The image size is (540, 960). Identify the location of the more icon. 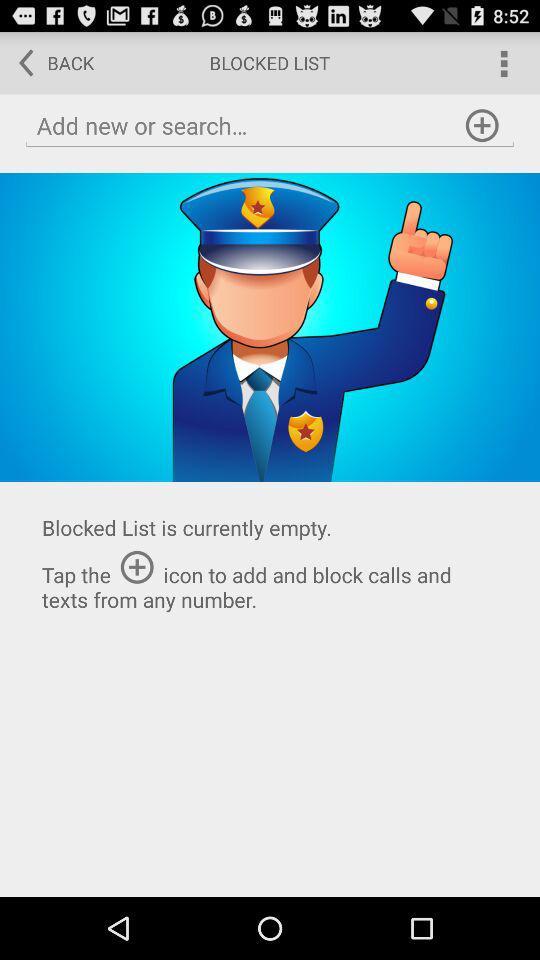
(502, 67).